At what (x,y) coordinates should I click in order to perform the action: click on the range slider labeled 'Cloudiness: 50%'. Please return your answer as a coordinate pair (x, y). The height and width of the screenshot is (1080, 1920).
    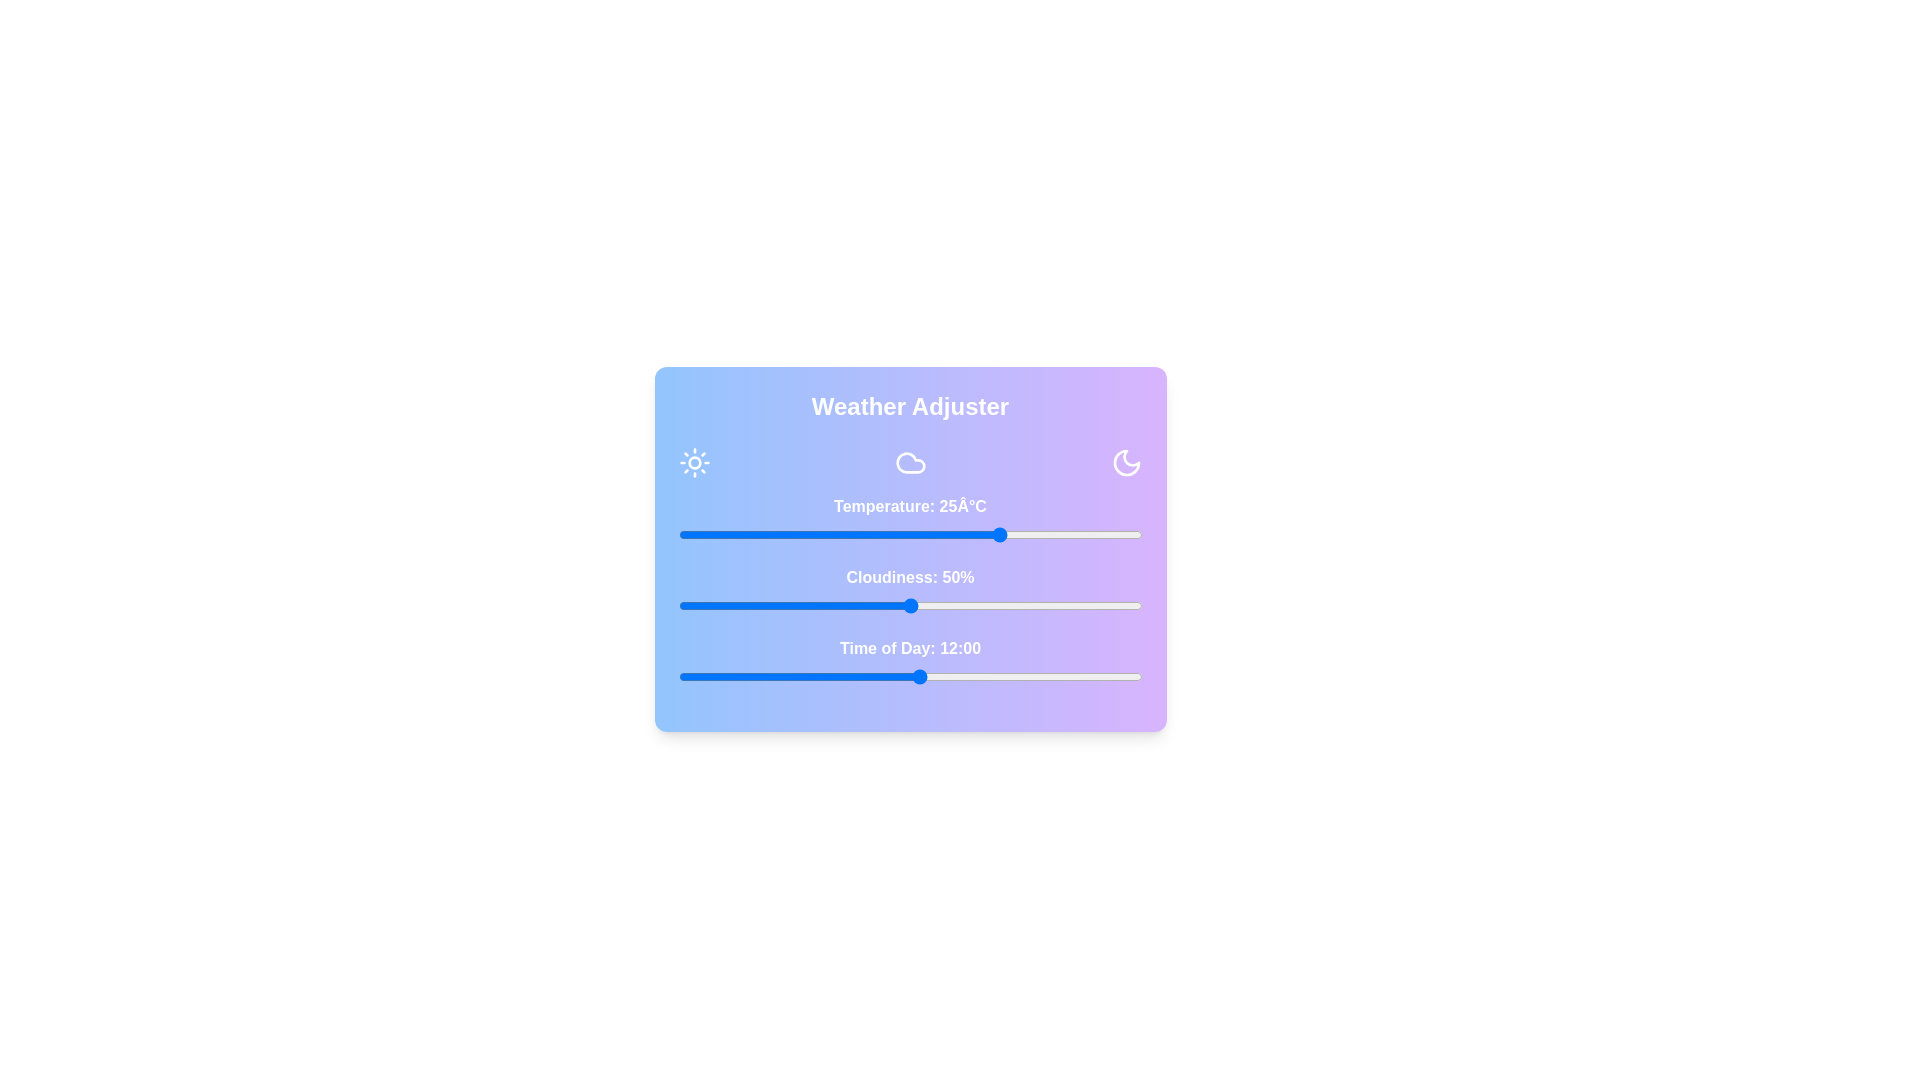
    Looking at the image, I should click on (909, 592).